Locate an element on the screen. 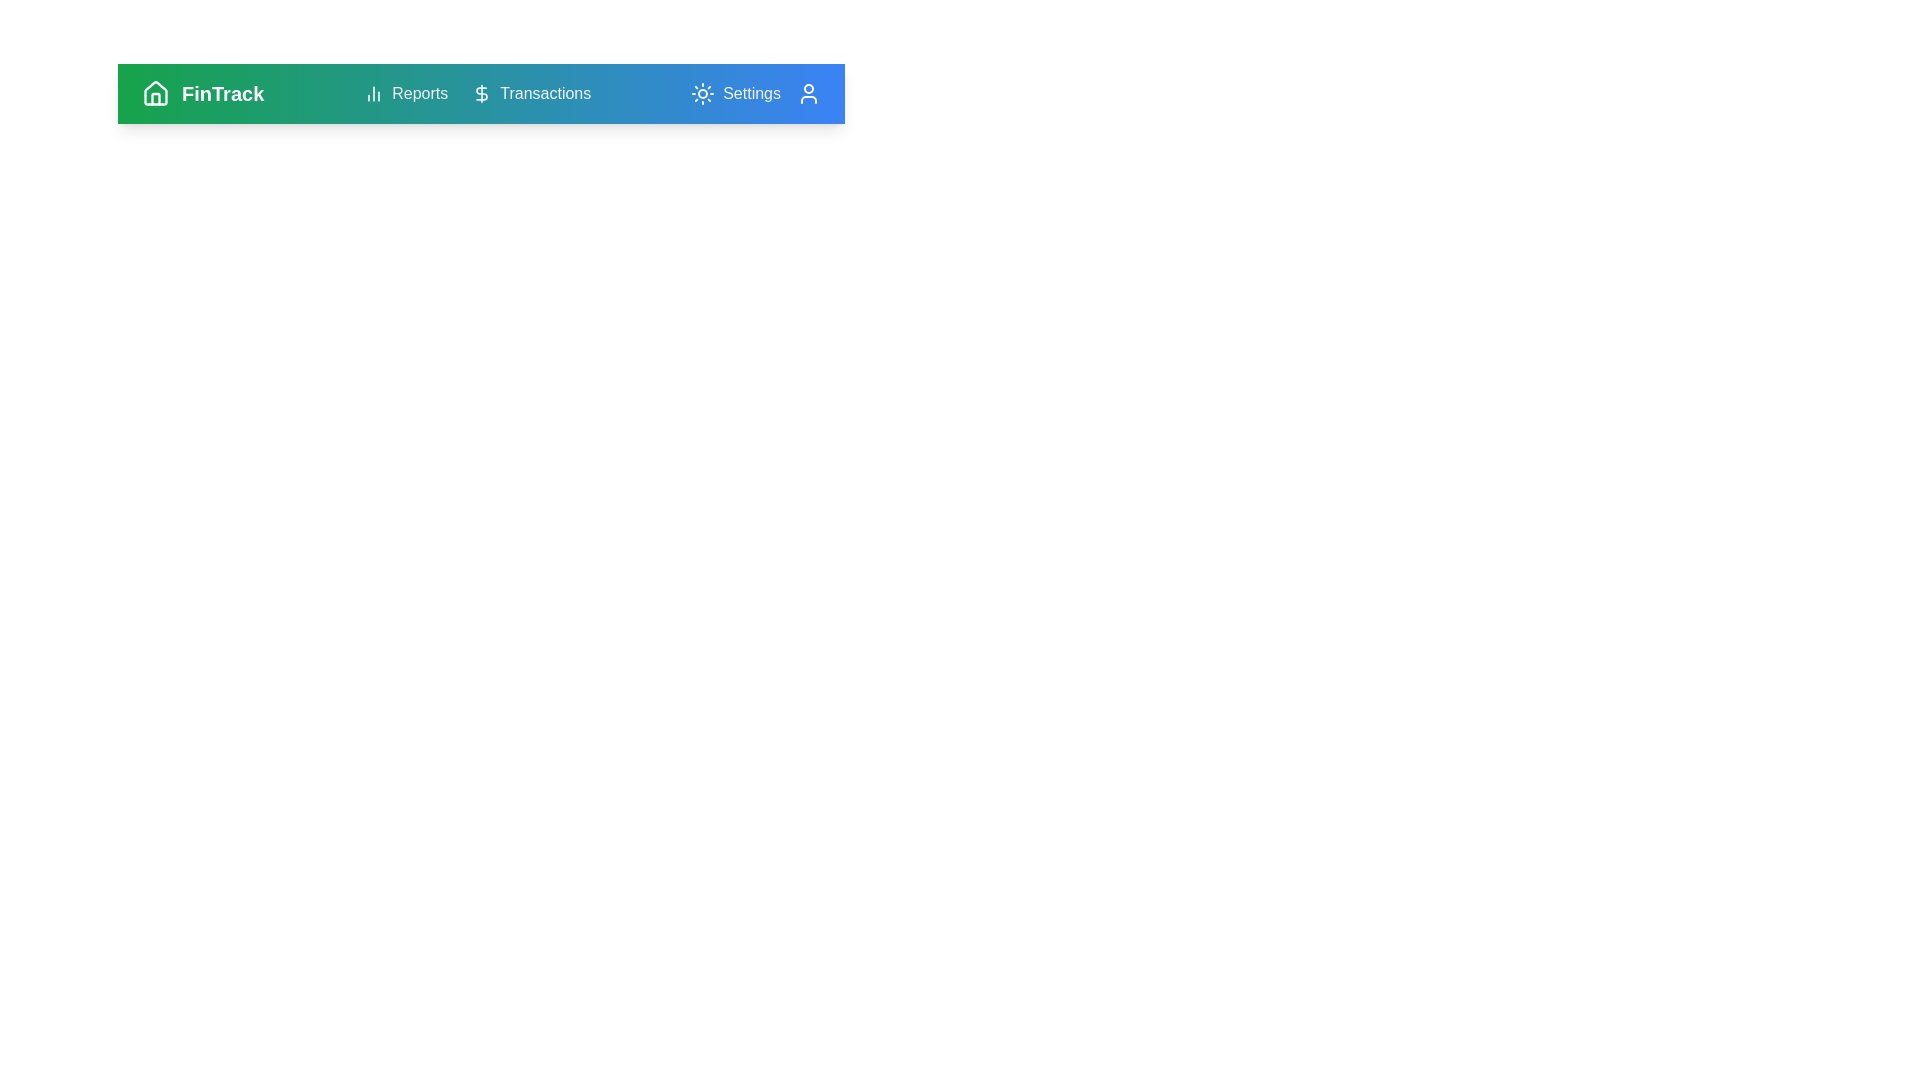  the 'Transactions' button to navigate to the Transactions section is located at coordinates (531, 93).